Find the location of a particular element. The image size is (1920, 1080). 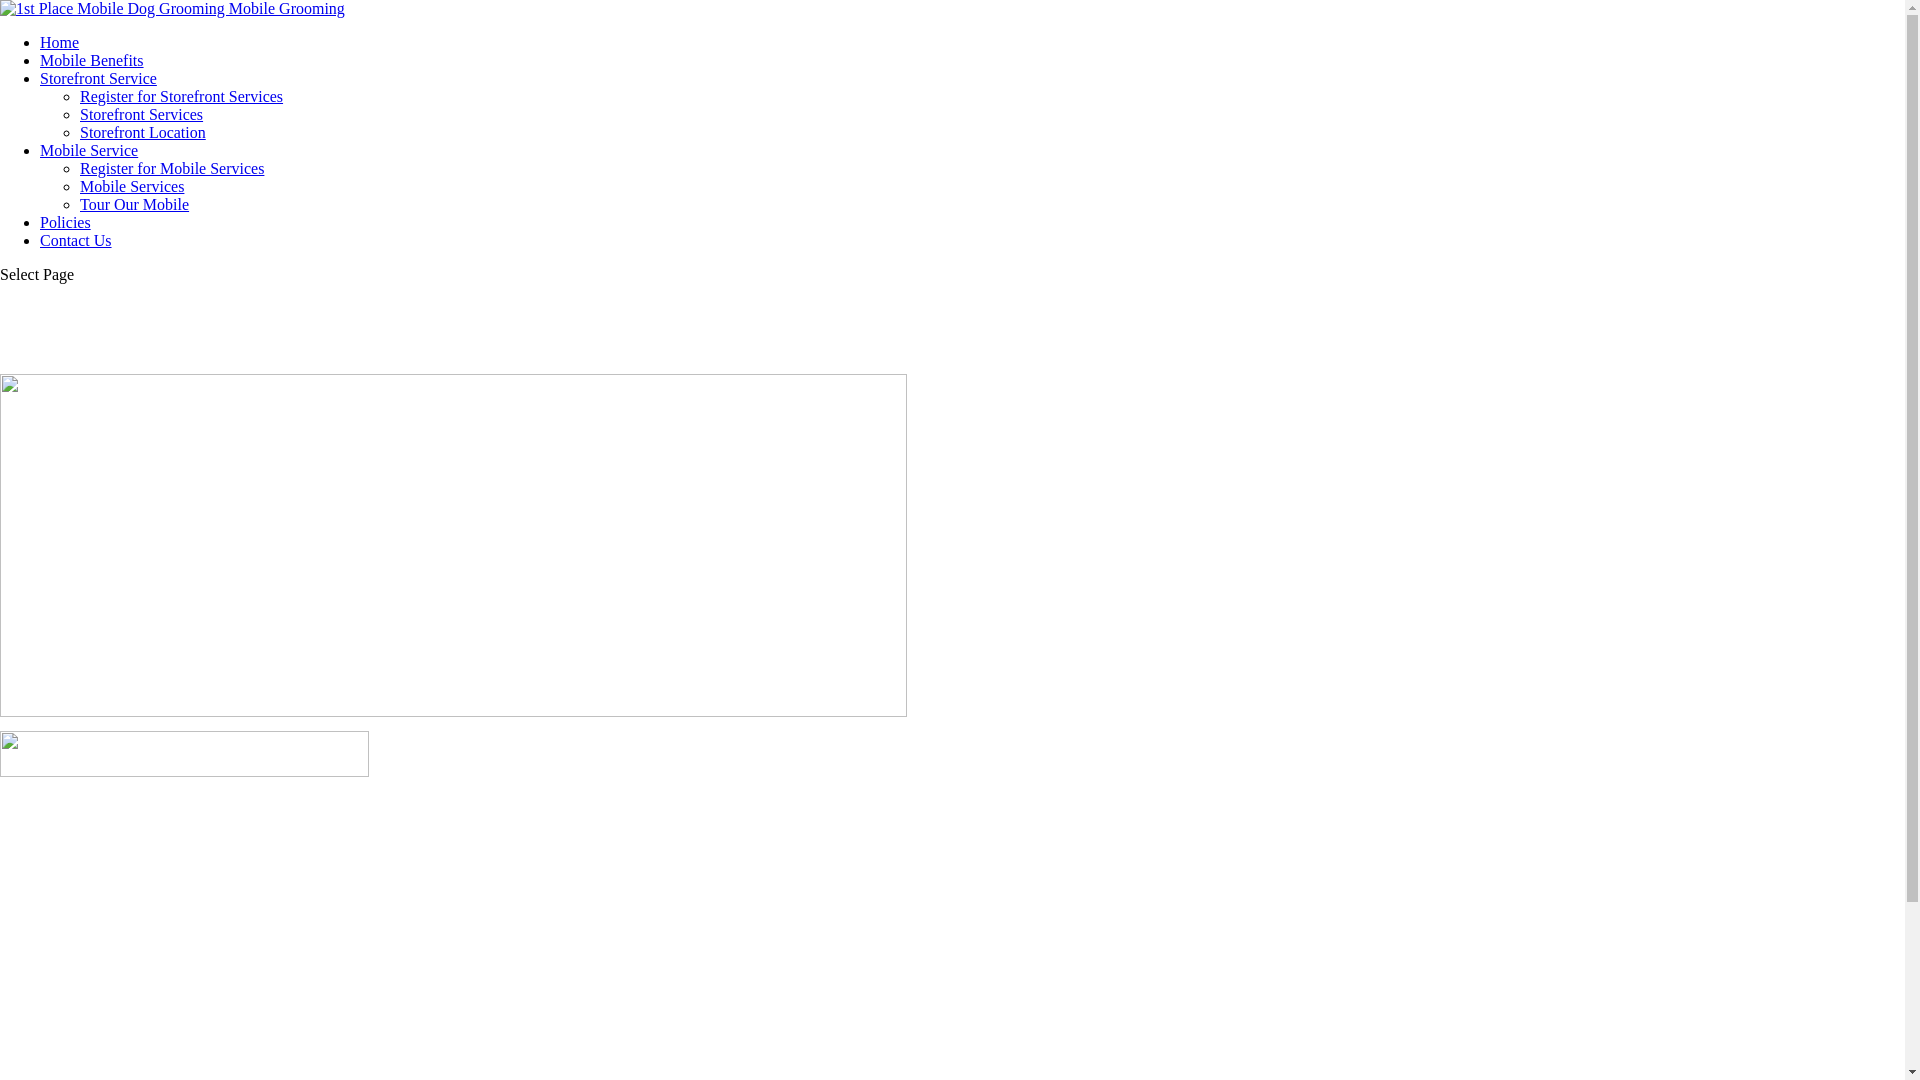

'Home' is located at coordinates (59, 42).